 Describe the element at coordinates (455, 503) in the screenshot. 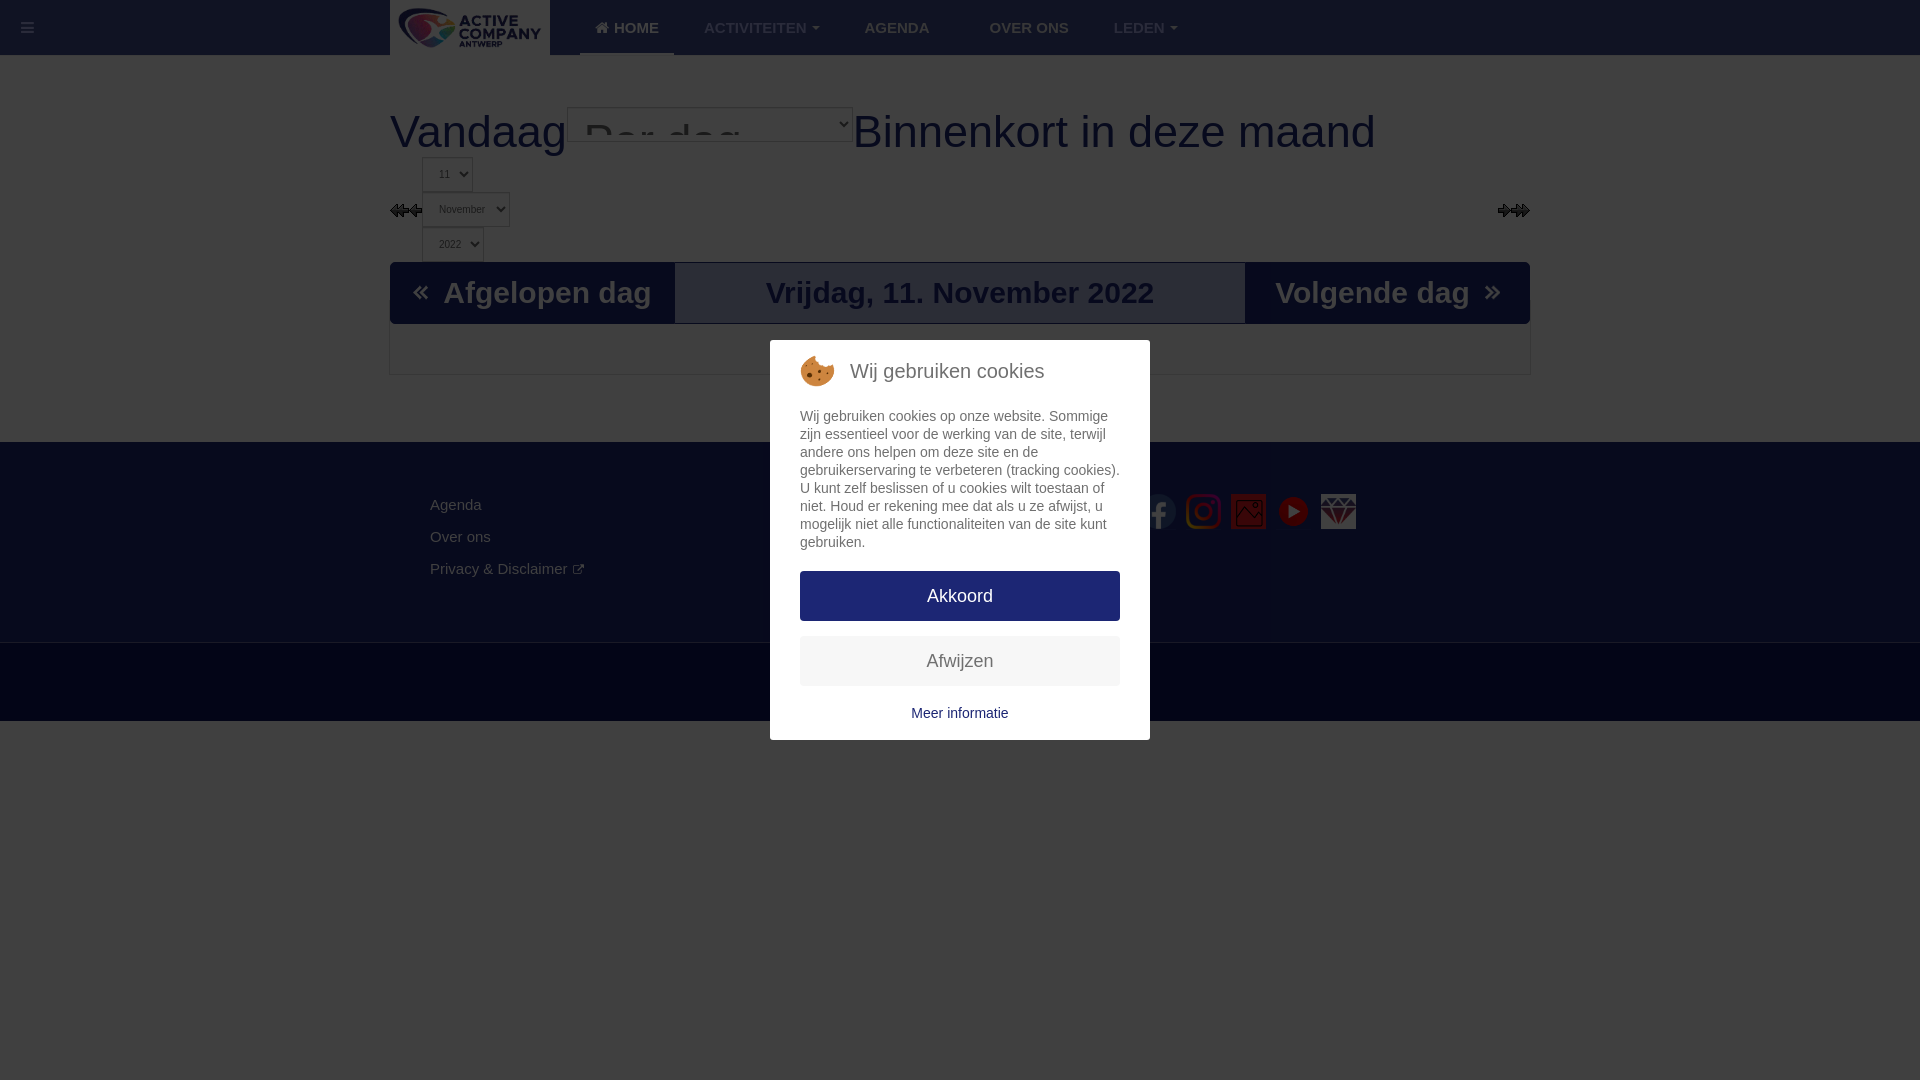

I see `'Agenda'` at that location.